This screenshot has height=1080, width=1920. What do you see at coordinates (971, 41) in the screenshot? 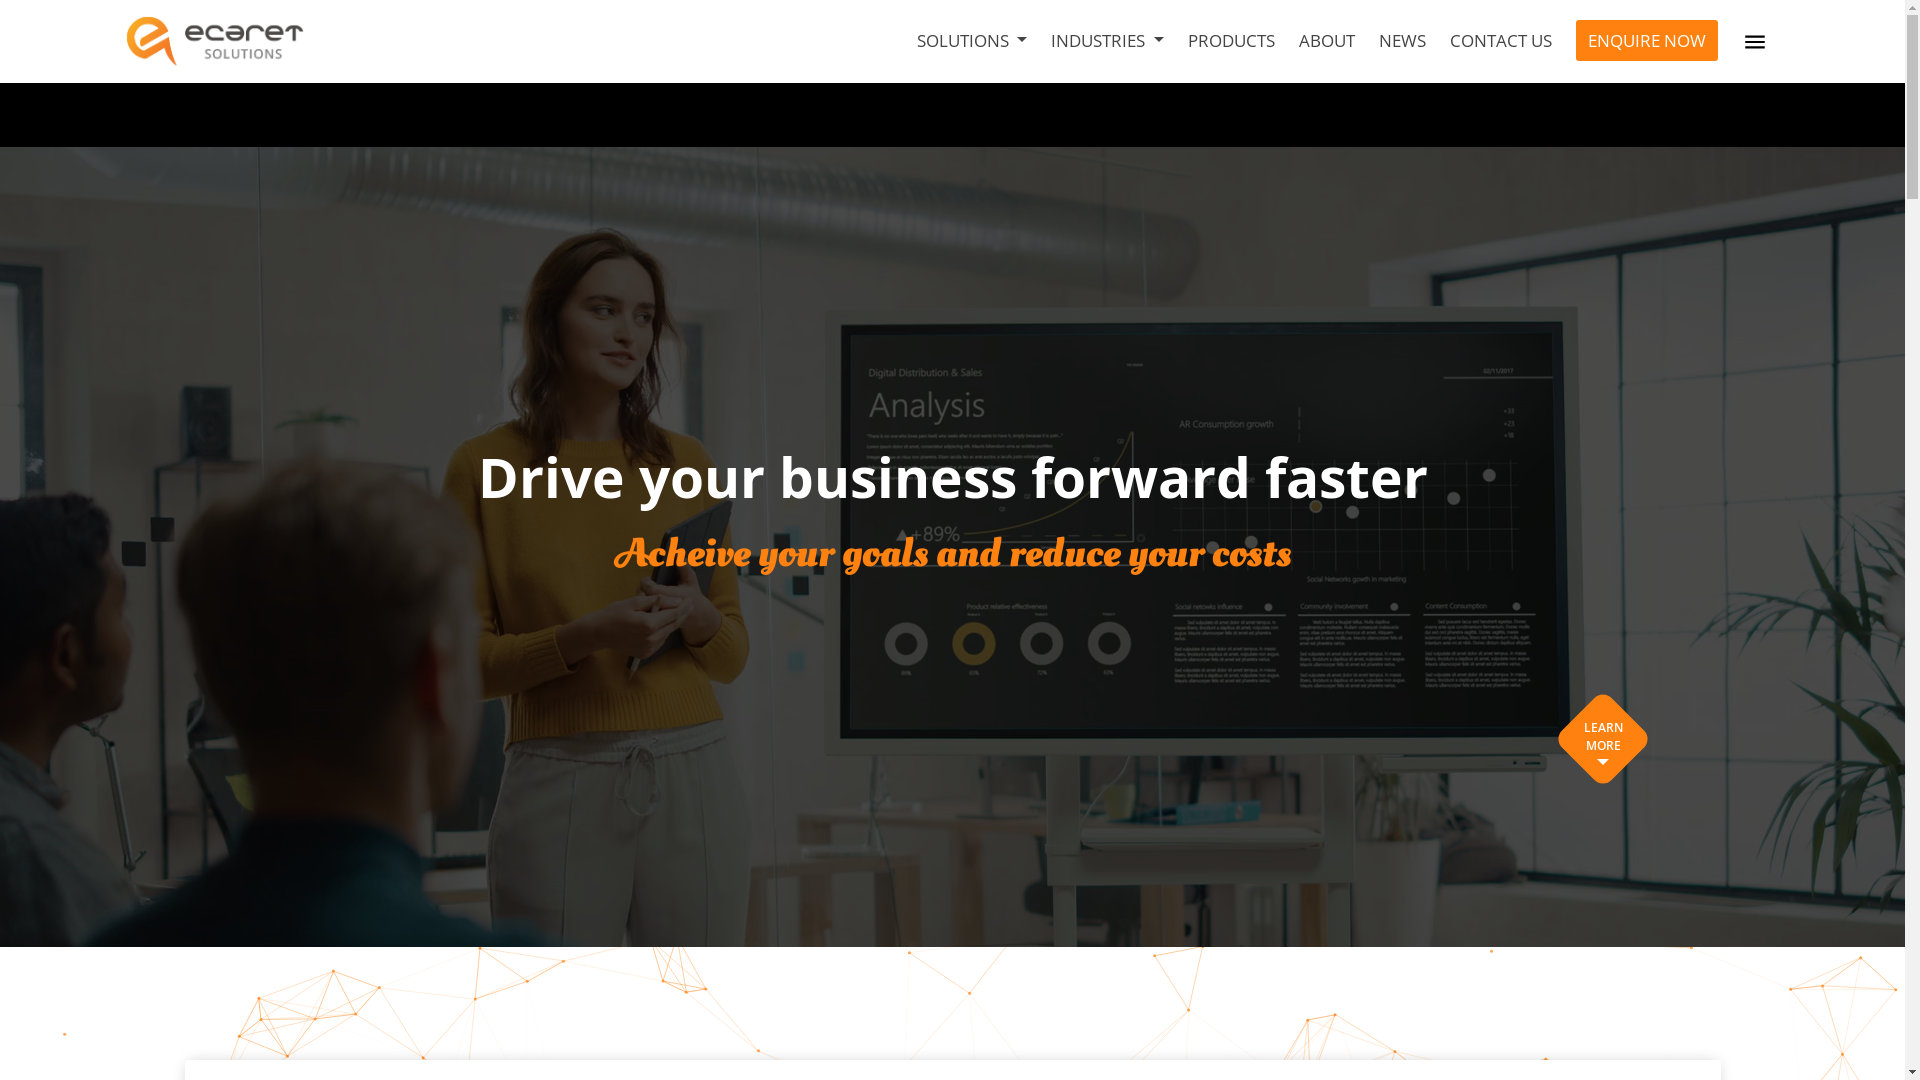
I see `'SOLUTIONS'` at bounding box center [971, 41].